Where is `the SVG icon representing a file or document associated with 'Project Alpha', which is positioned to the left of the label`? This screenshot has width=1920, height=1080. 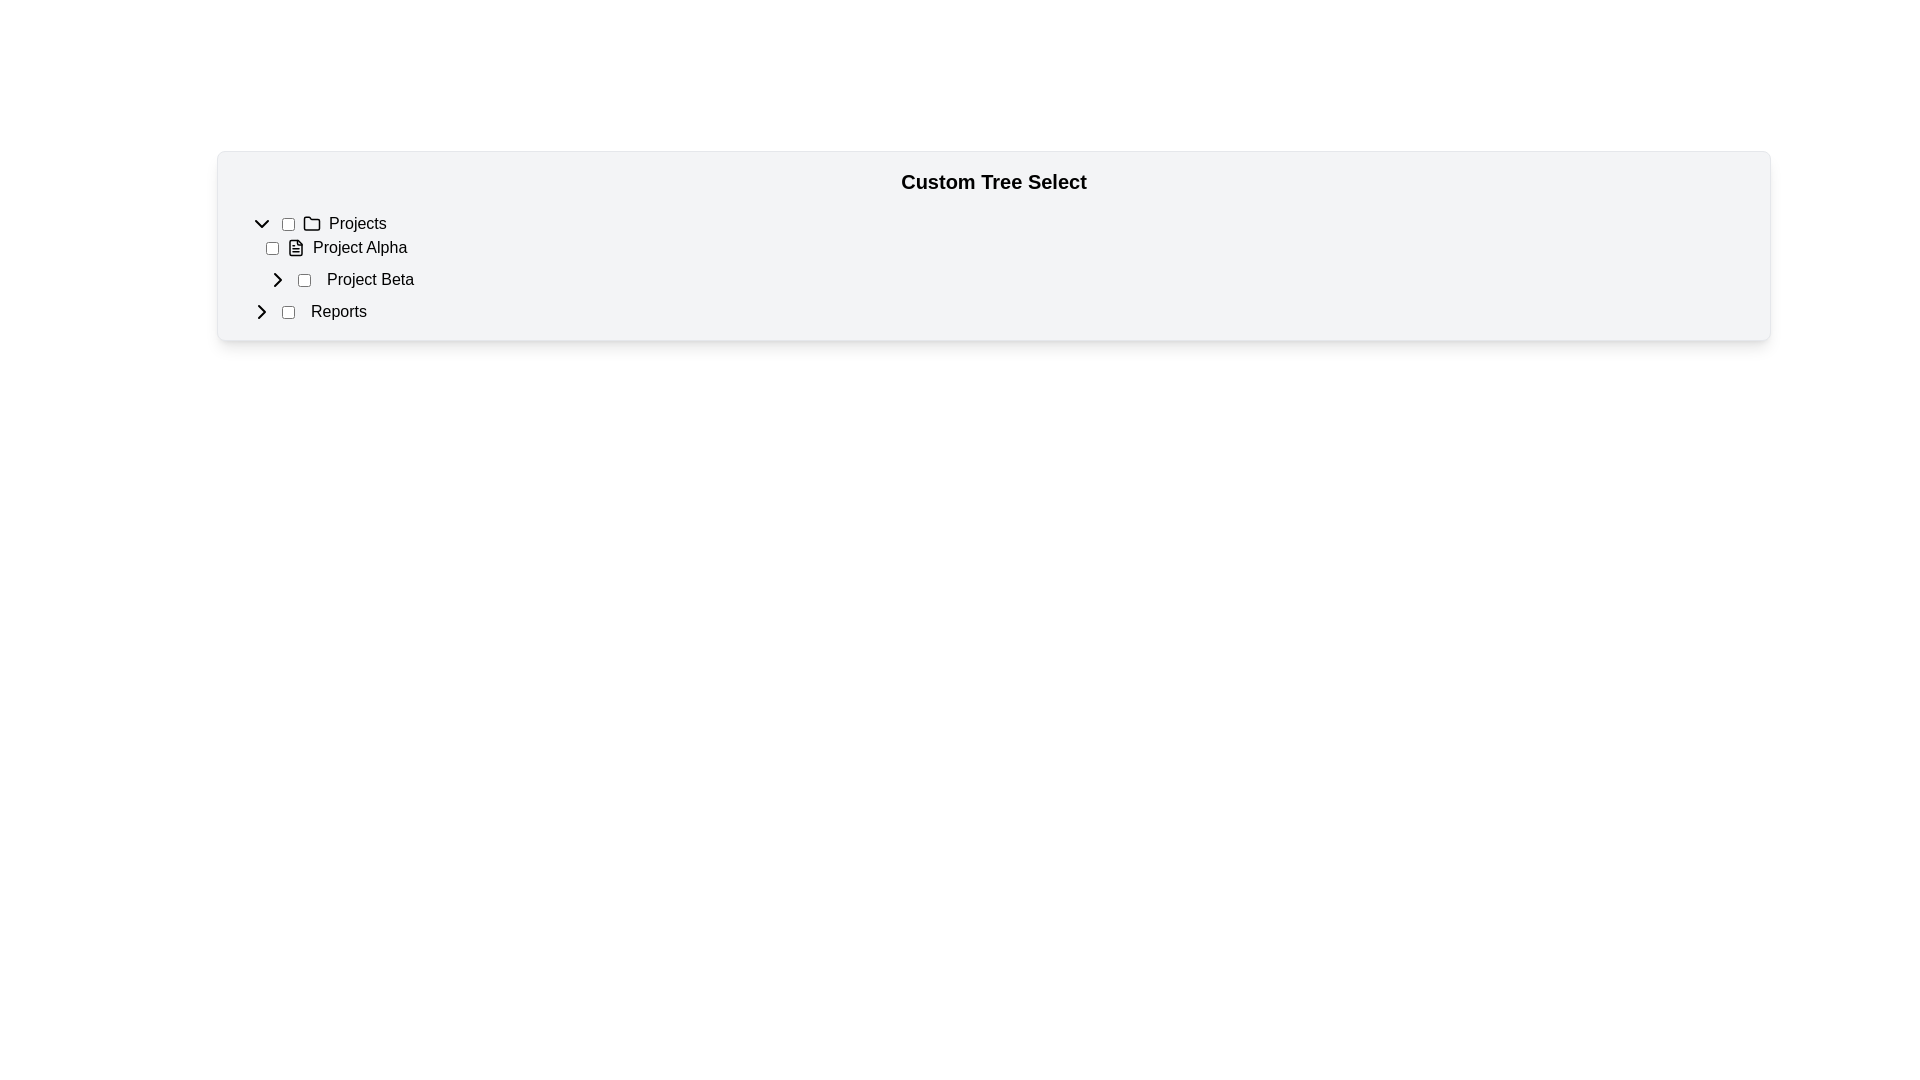
the SVG icon representing a file or document associated with 'Project Alpha', which is positioned to the left of the label is located at coordinates (295, 246).